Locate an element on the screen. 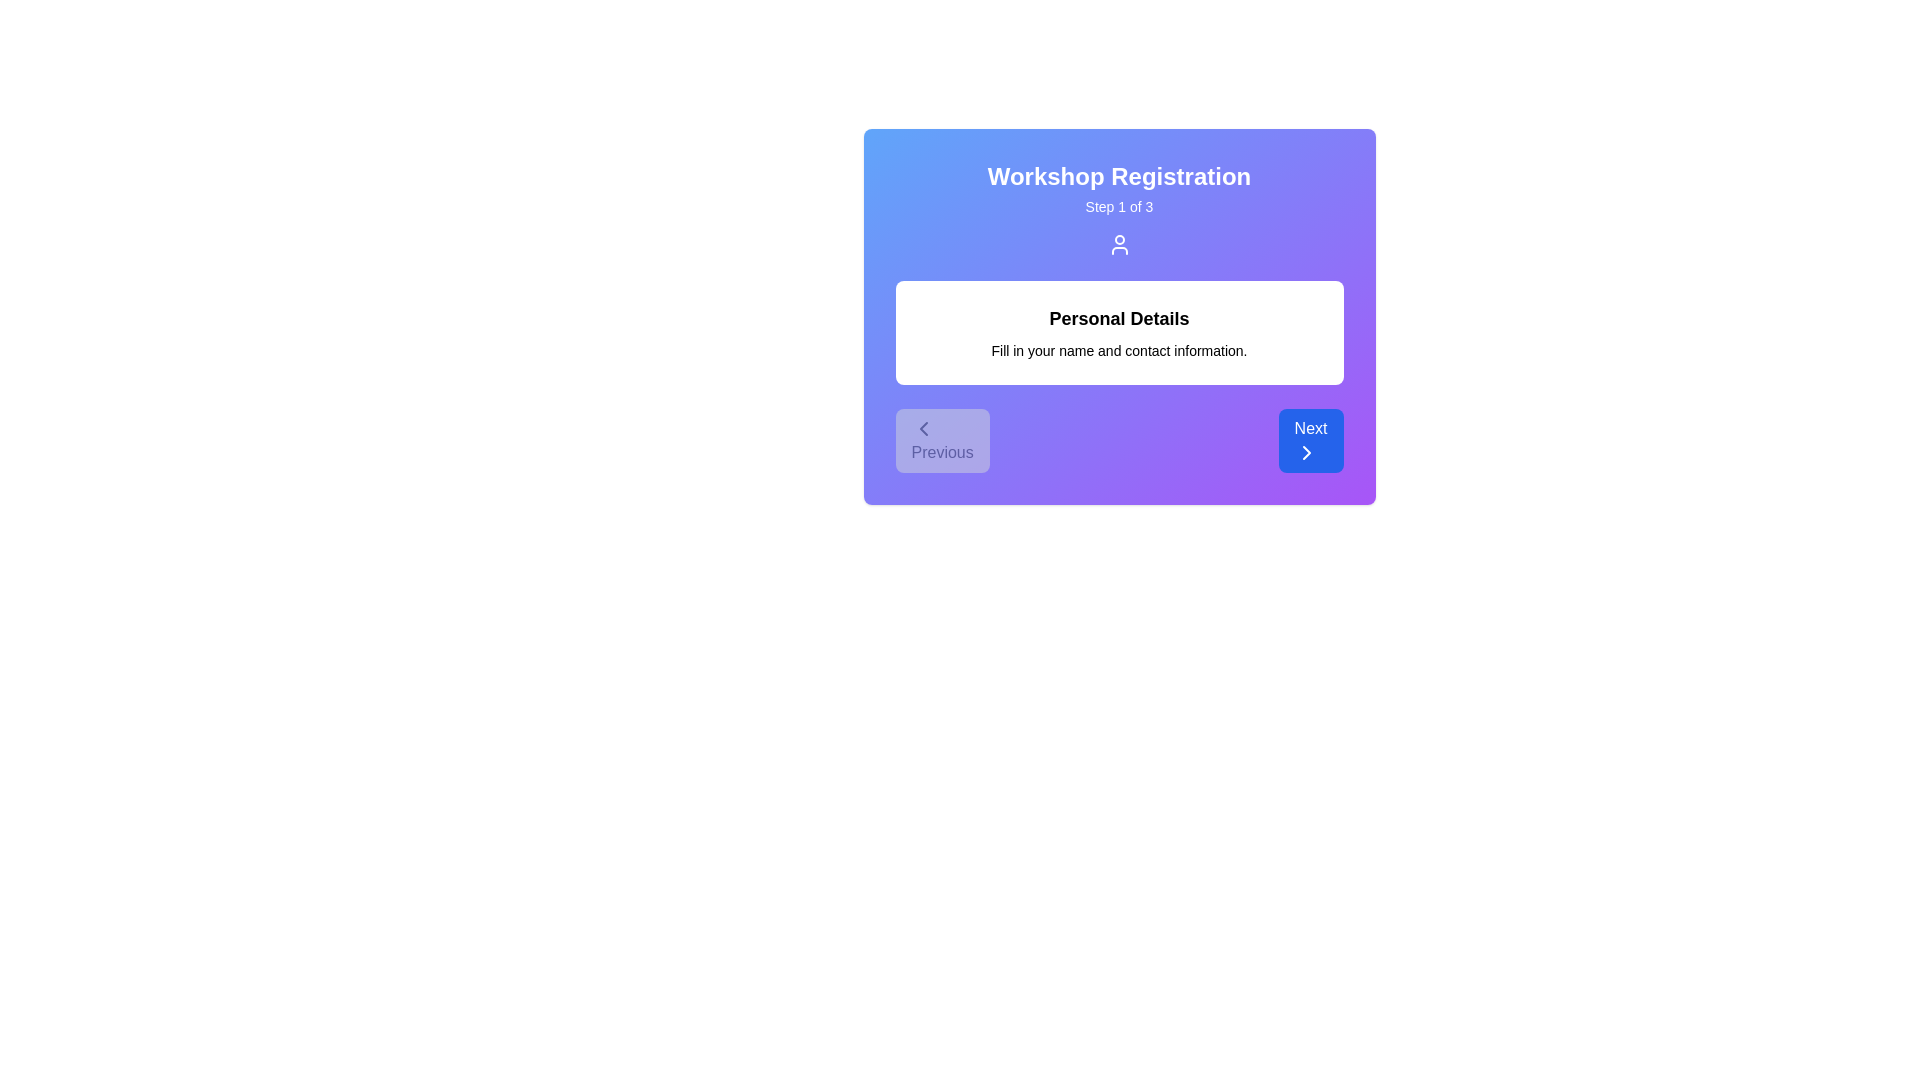 Image resolution: width=1920 pixels, height=1080 pixels. the icon located at the center-right of the 'Next' button, which indicates moving to the next step or page is located at coordinates (1306, 452).